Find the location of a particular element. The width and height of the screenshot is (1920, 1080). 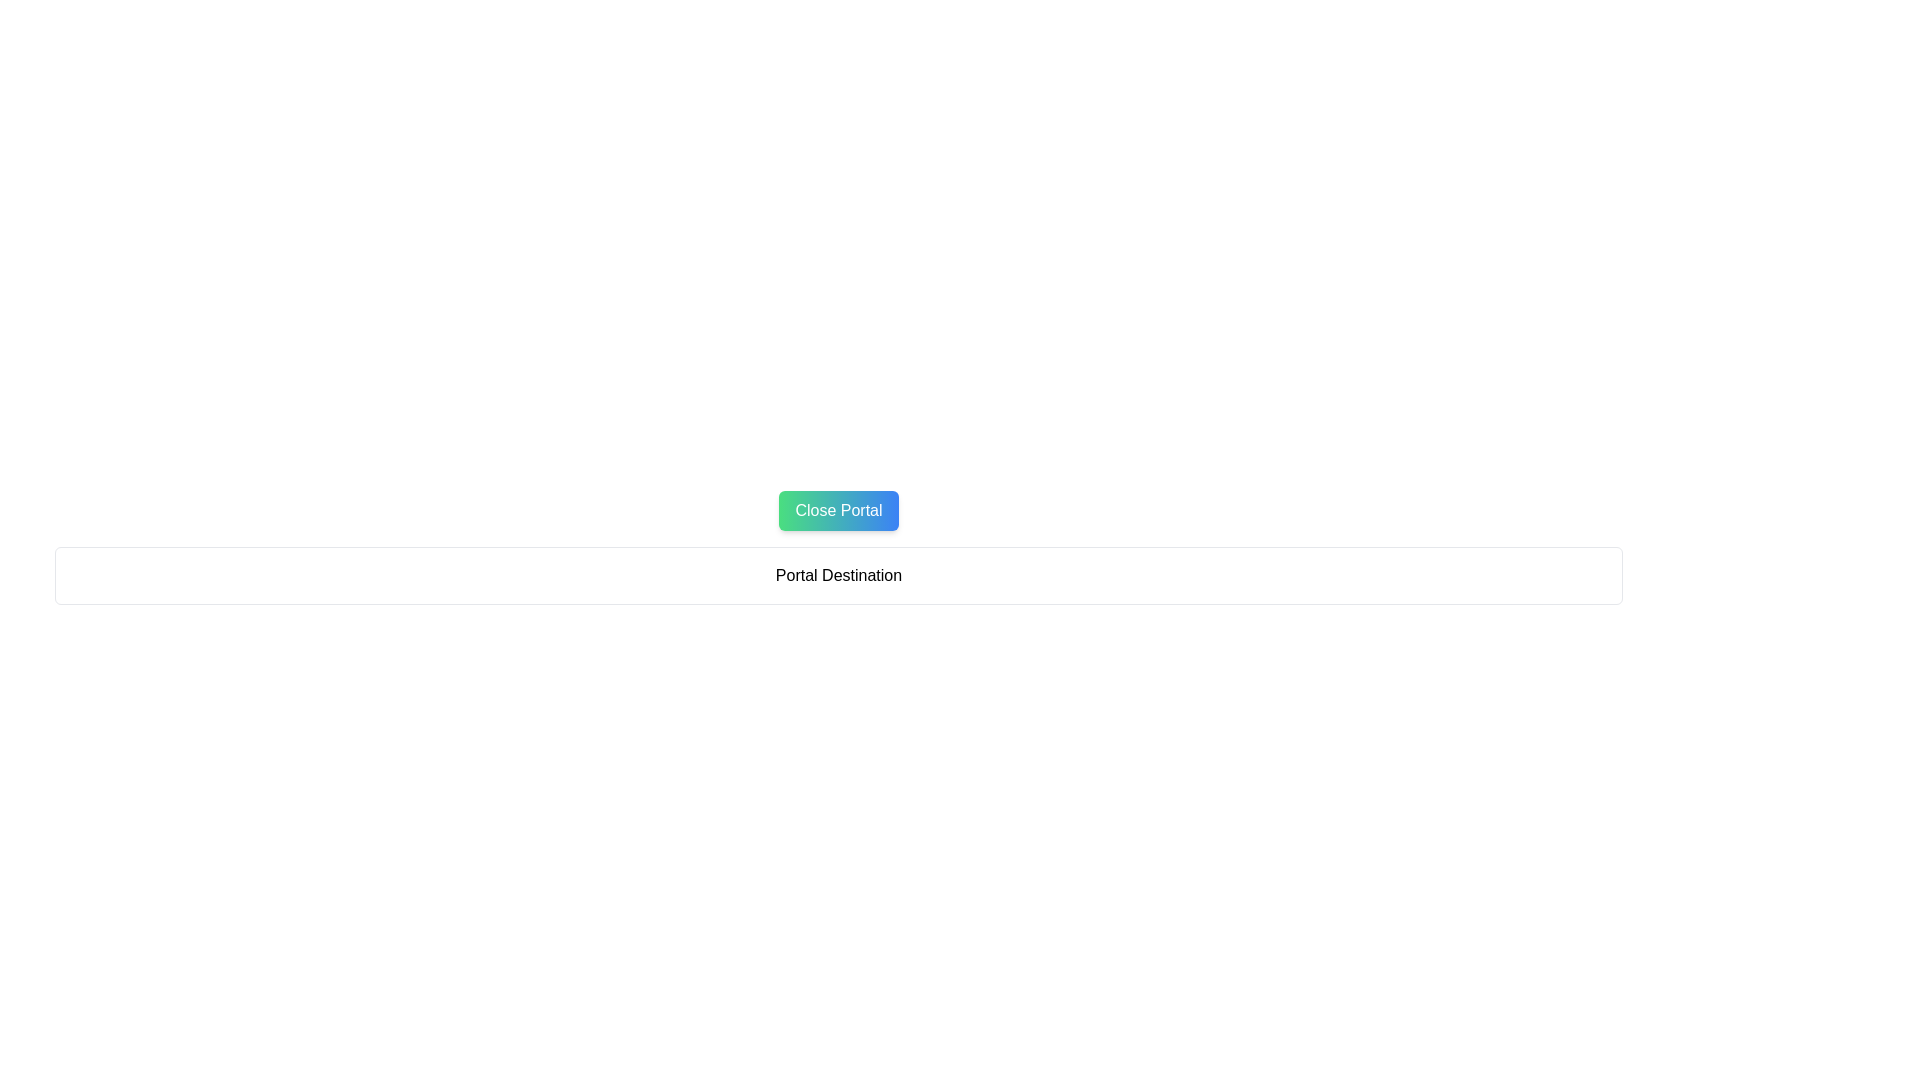

the rounded button with a gradient background labeled 'Close Portal' is located at coordinates (839, 509).